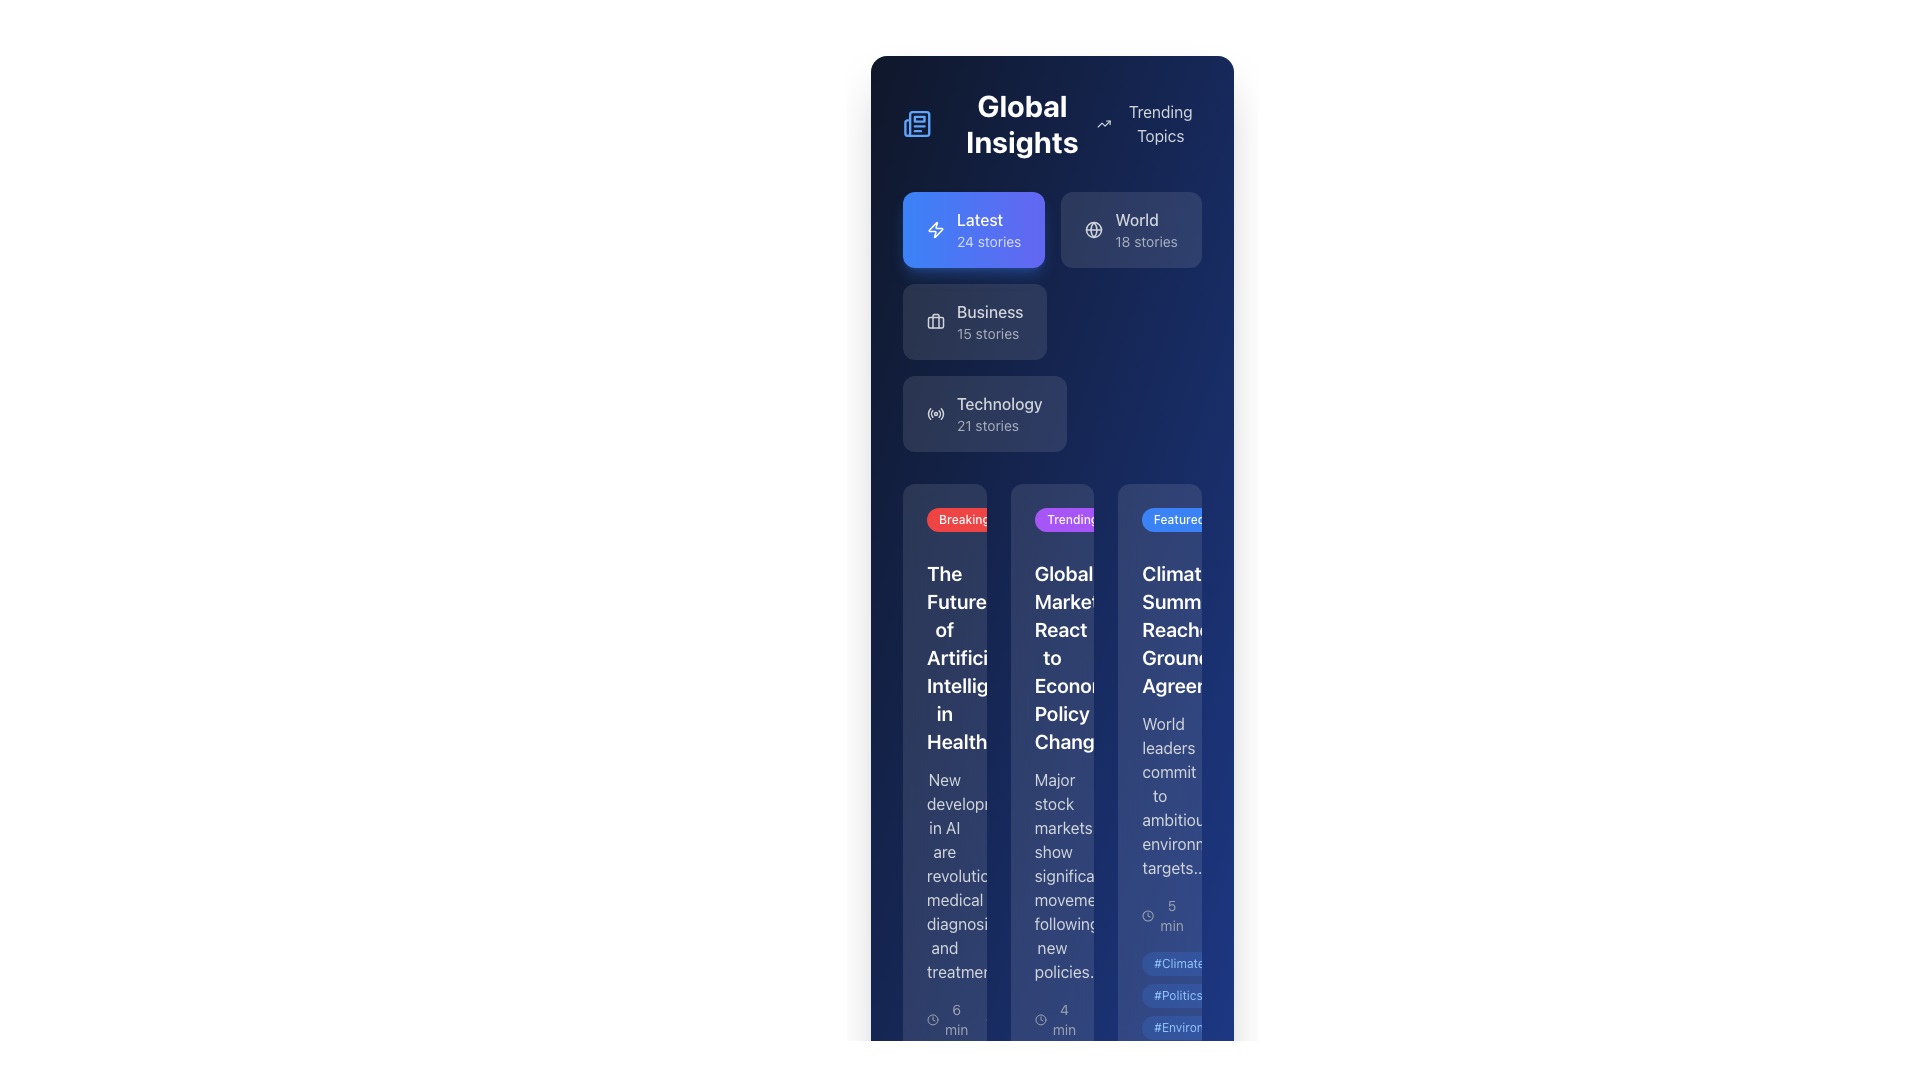  Describe the element at coordinates (1015, 1019) in the screenshot. I see `the Metadata indicator group located at the lower part of the interface` at that location.